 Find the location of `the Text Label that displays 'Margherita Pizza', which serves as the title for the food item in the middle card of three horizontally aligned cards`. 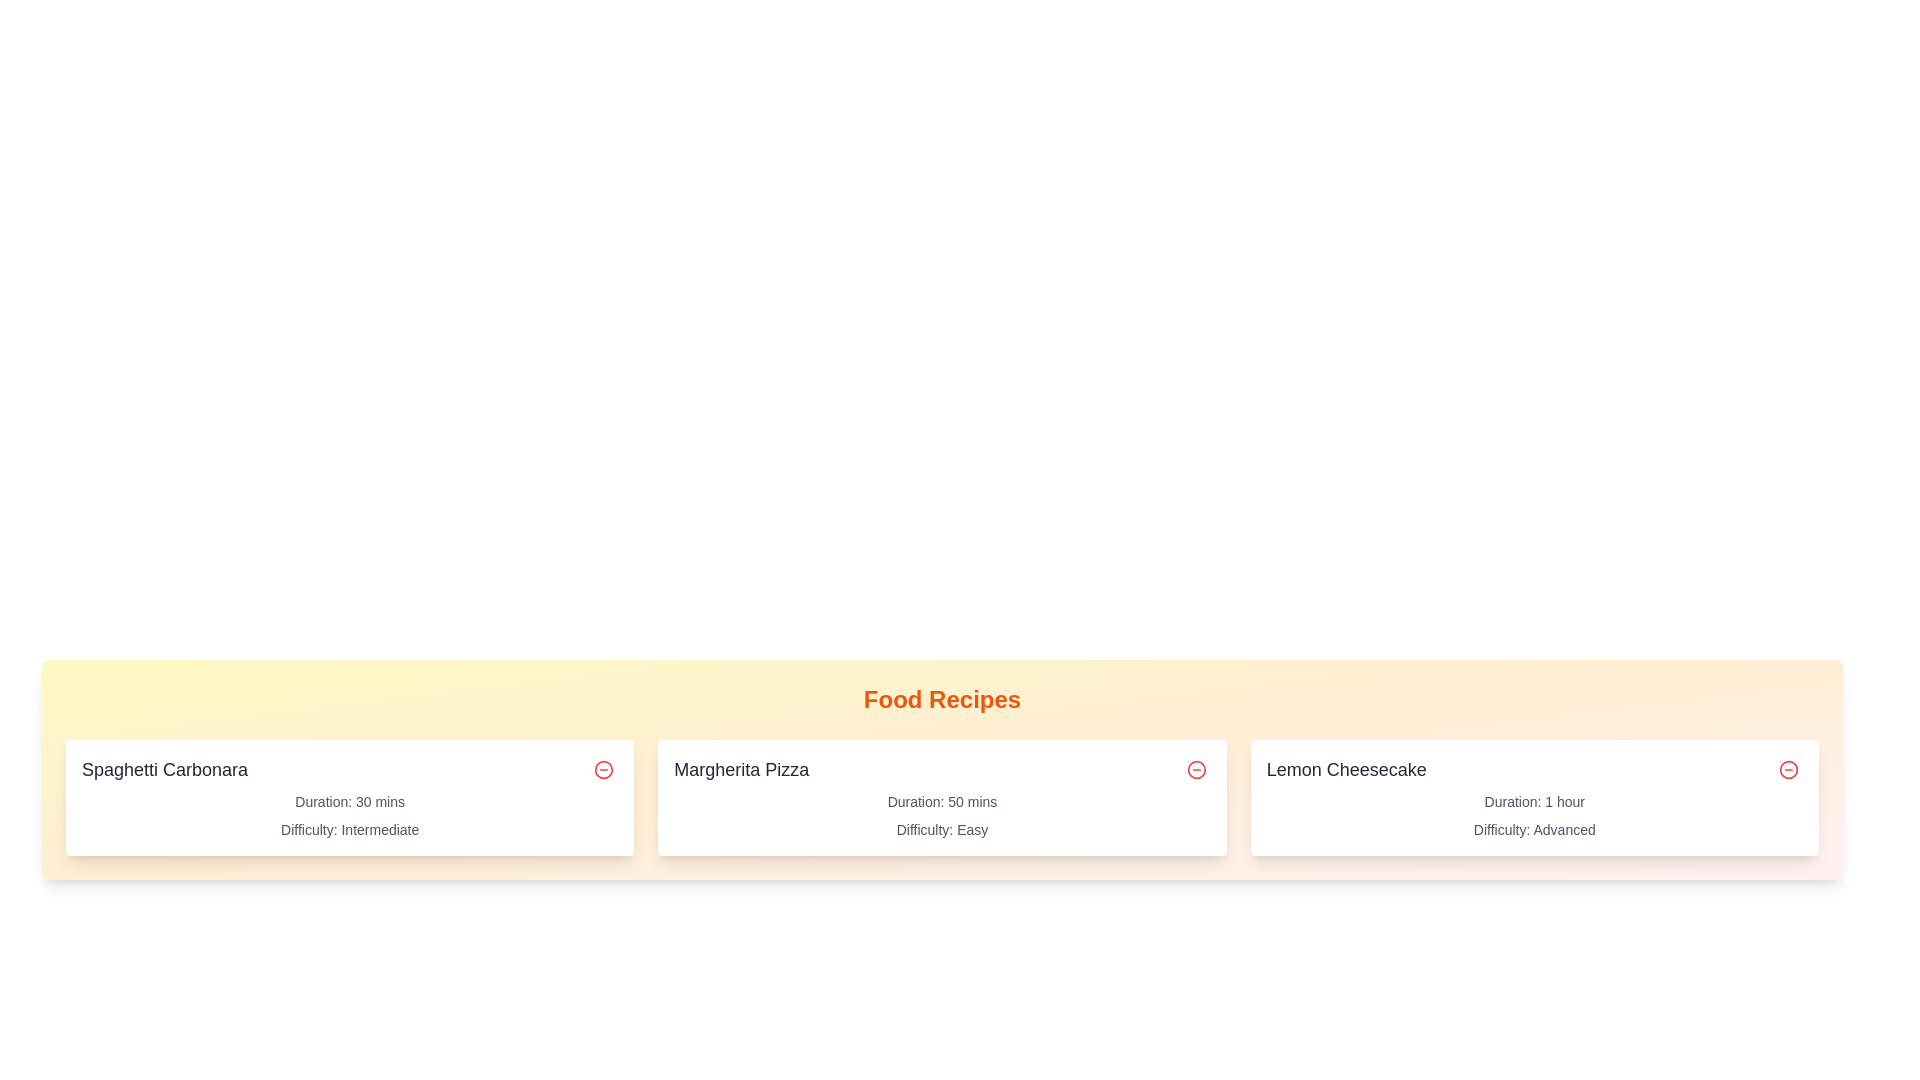

the Text Label that displays 'Margherita Pizza', which serves as the title for the food item in the middle card of three horizontally aligned cards is located at coordinates (740, 769).